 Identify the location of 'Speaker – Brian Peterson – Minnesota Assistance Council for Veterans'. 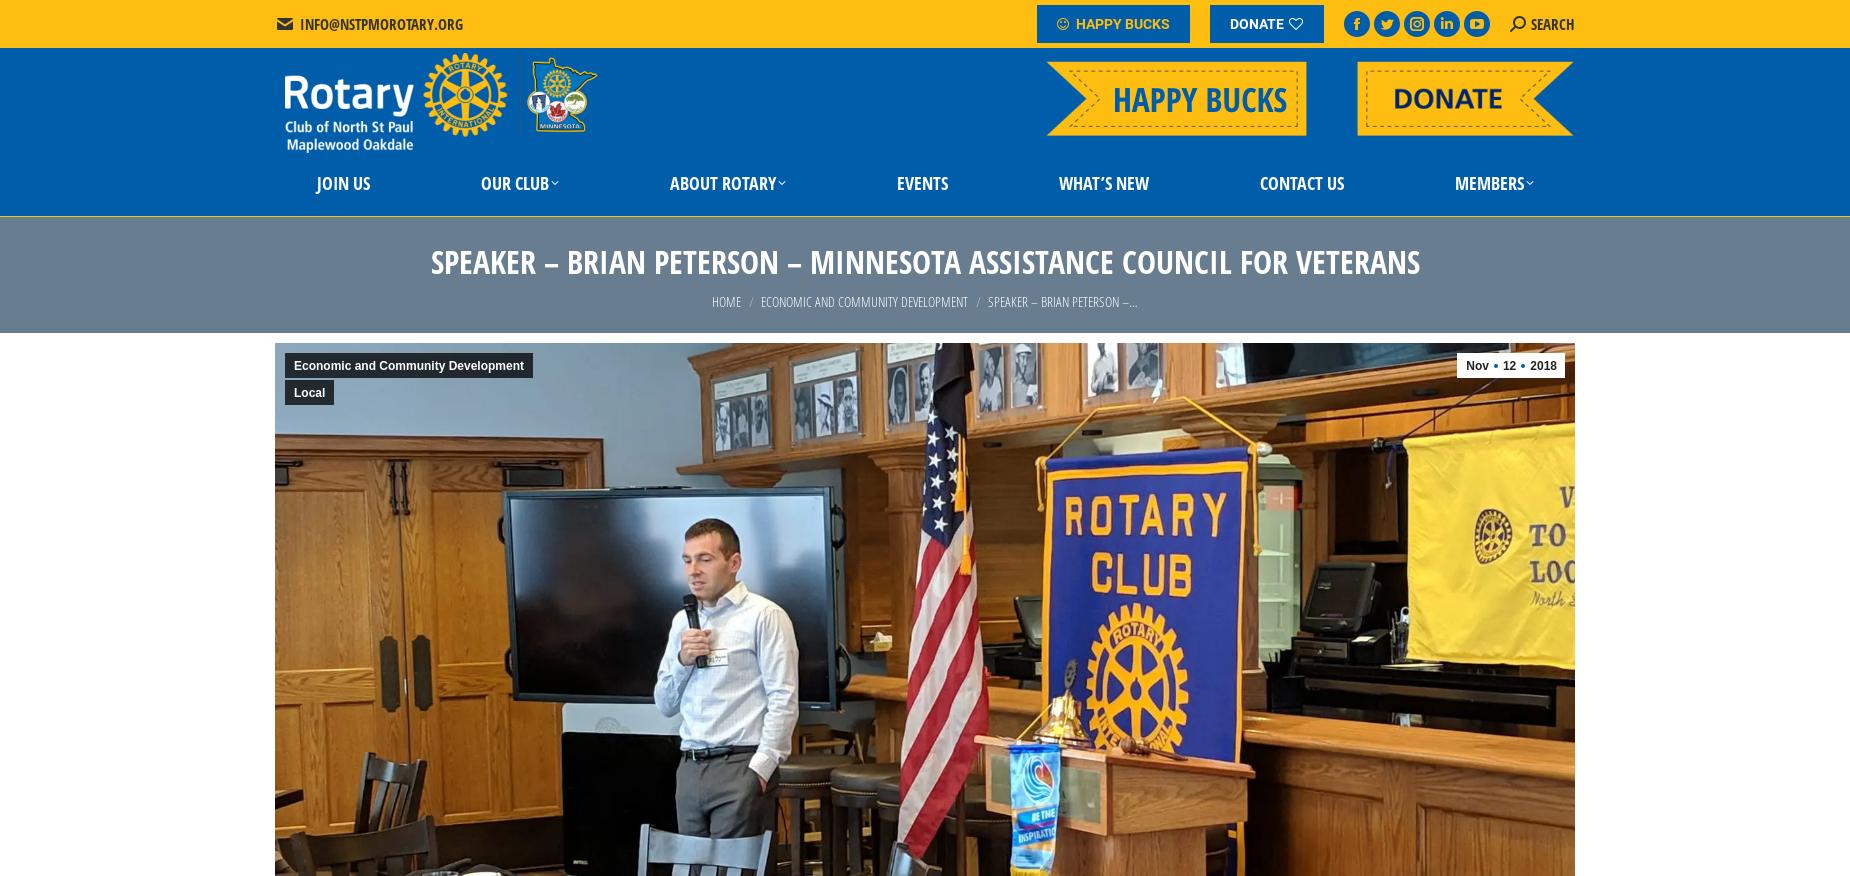
(924, 260).